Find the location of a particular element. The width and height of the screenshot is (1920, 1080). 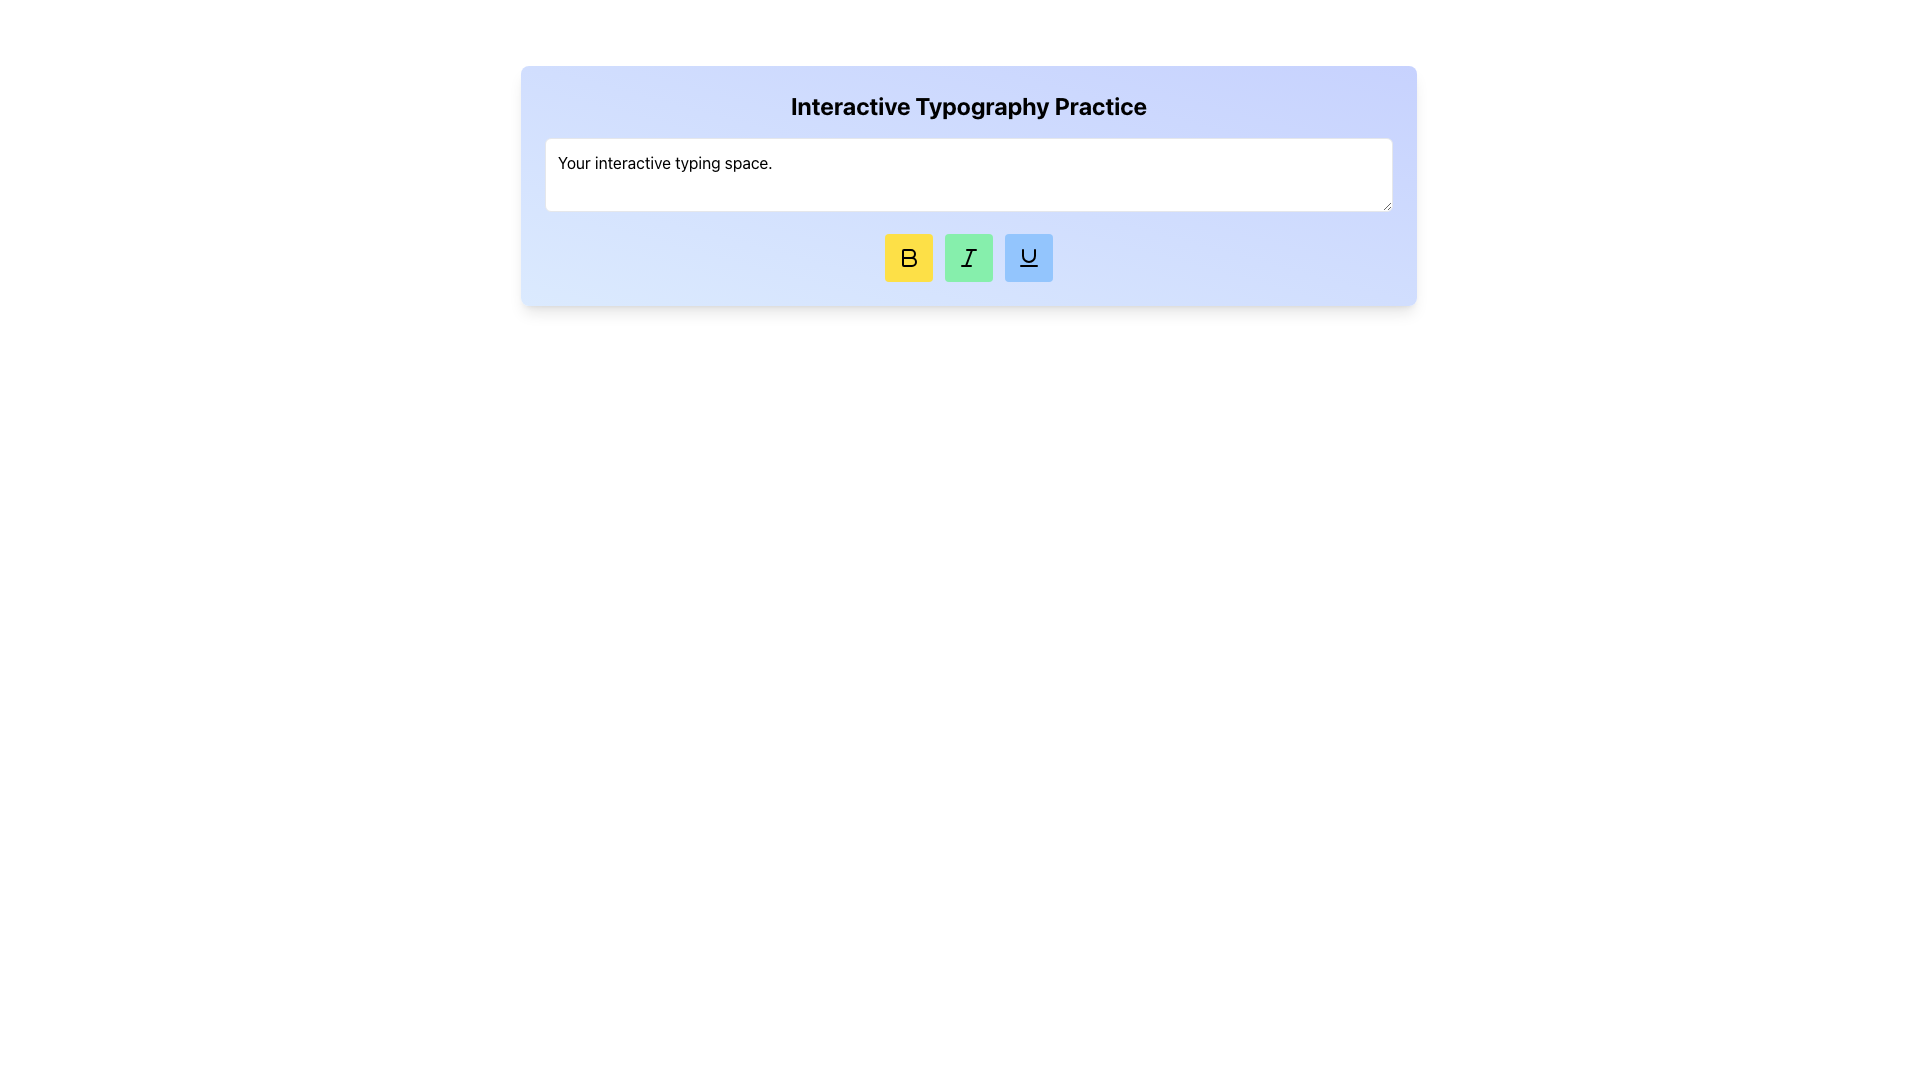

the bold 'B' icon button with a yellow background is located at coordinates (908, 257).